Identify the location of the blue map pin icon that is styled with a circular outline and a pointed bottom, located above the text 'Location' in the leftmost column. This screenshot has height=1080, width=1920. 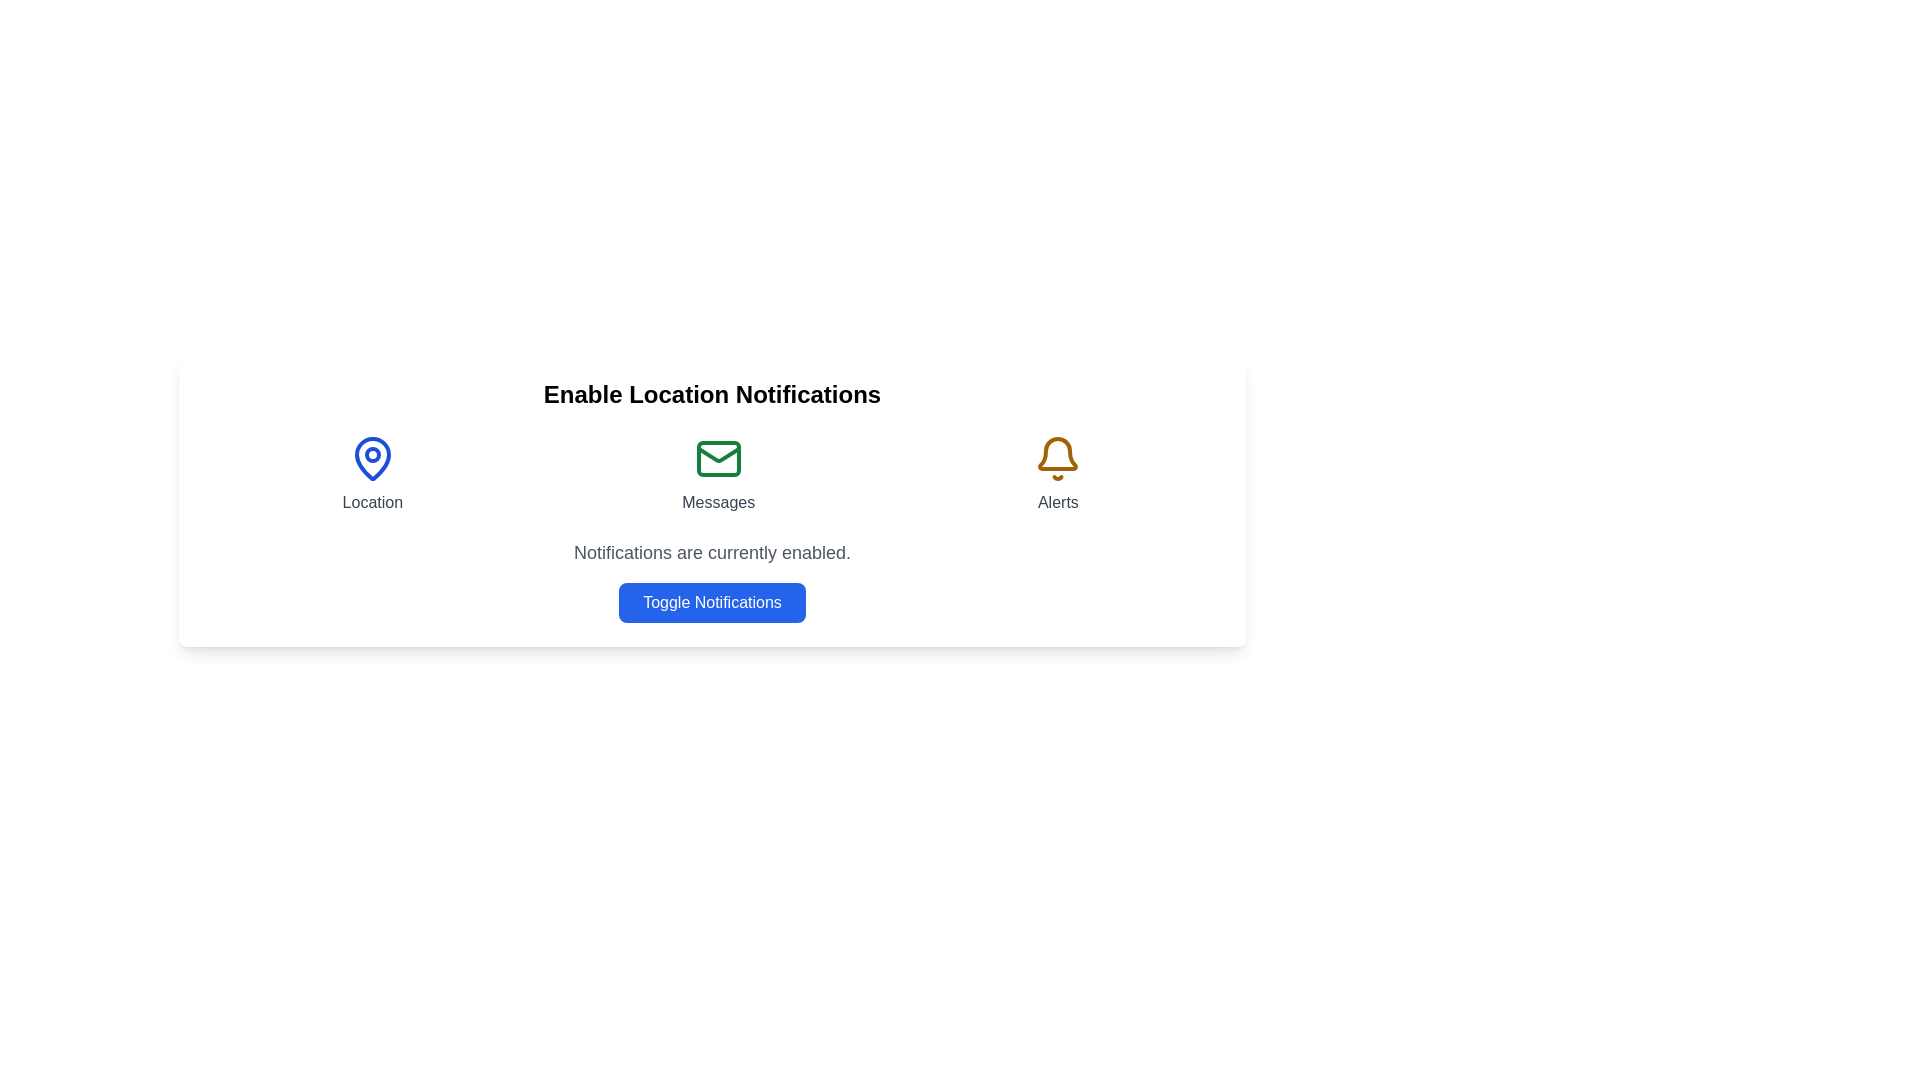
(372, 459).